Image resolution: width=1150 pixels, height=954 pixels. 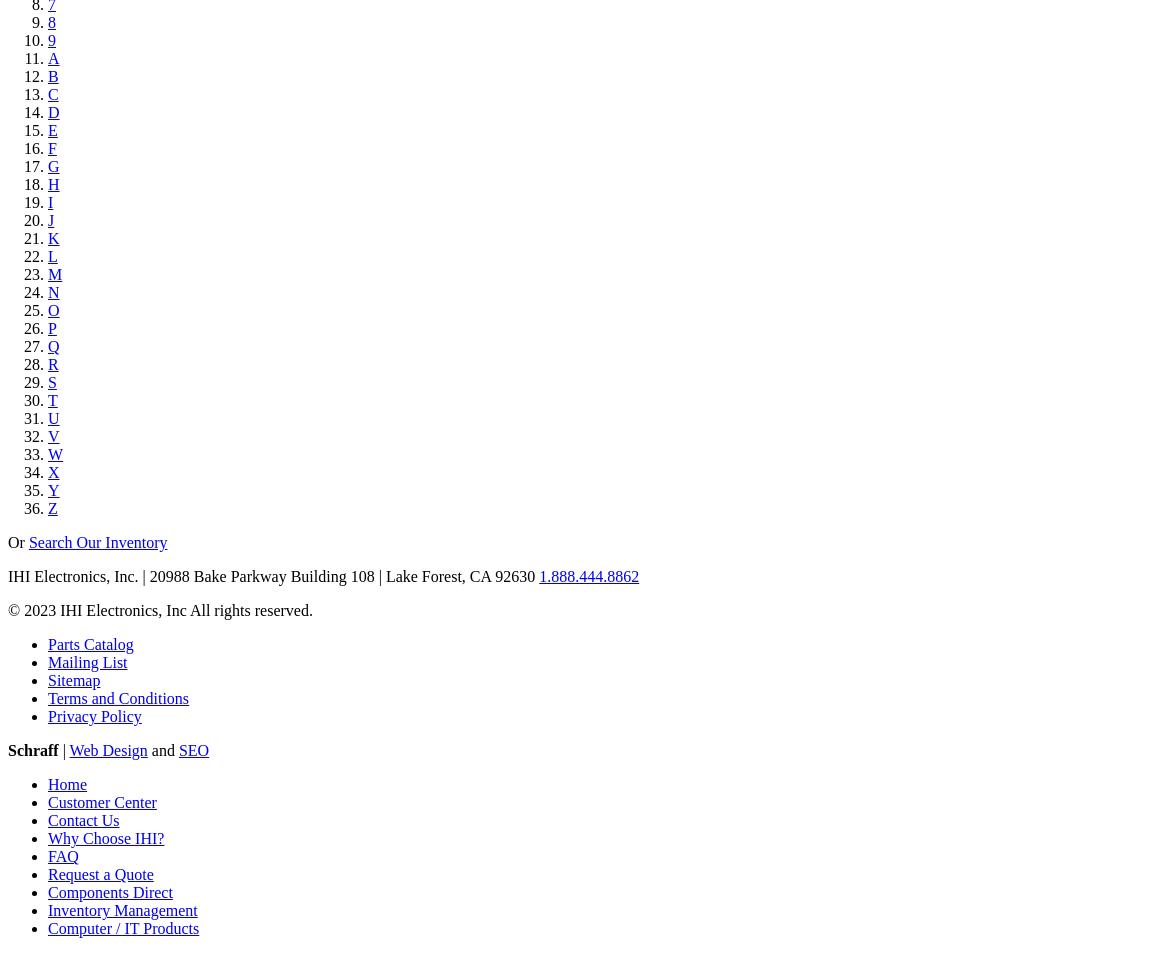 What do you see at coordinates (86, 661) in the screenshot?
I see `'Mailing List'` at bounding box center [86, 661].